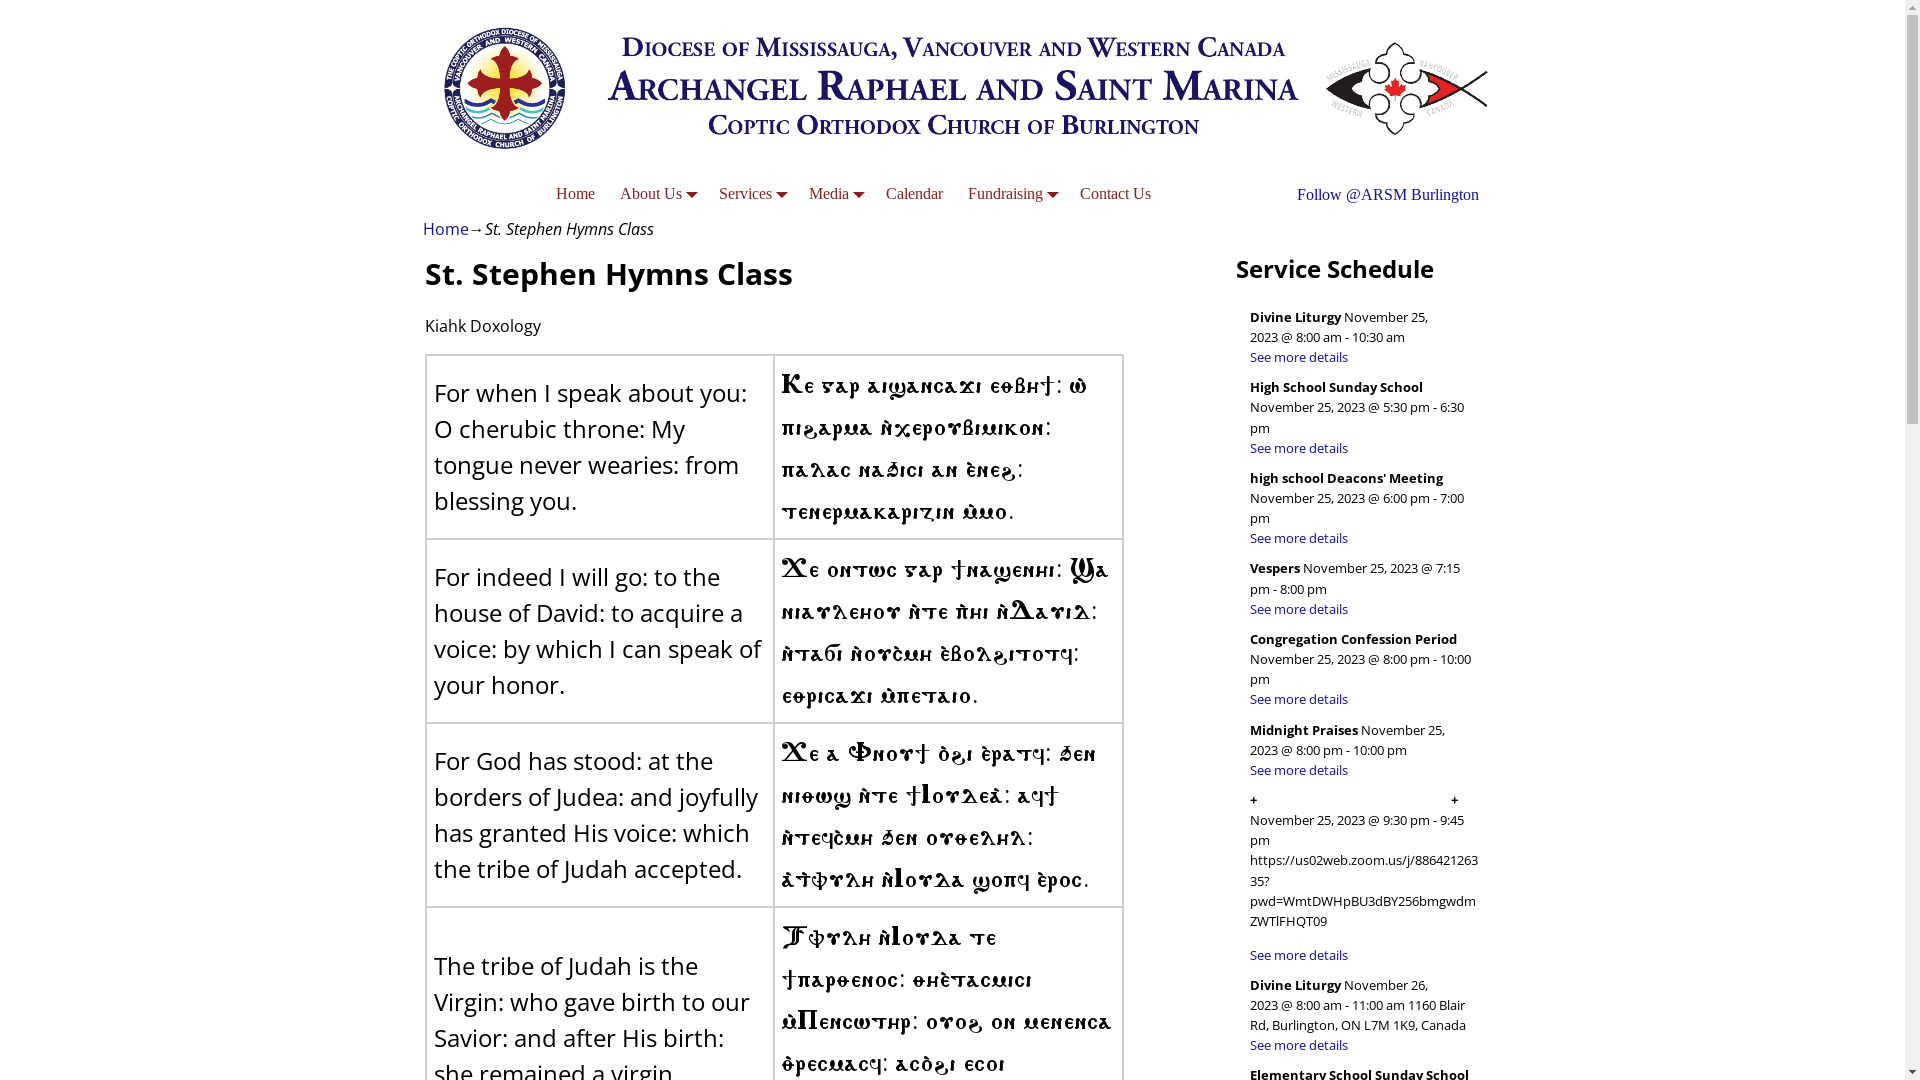 This screenshot has width=1920, height=1080. What do you see at coordinates (575, 194) in the screenshot?
I see `'Home'` at bounding box center [575, 194].